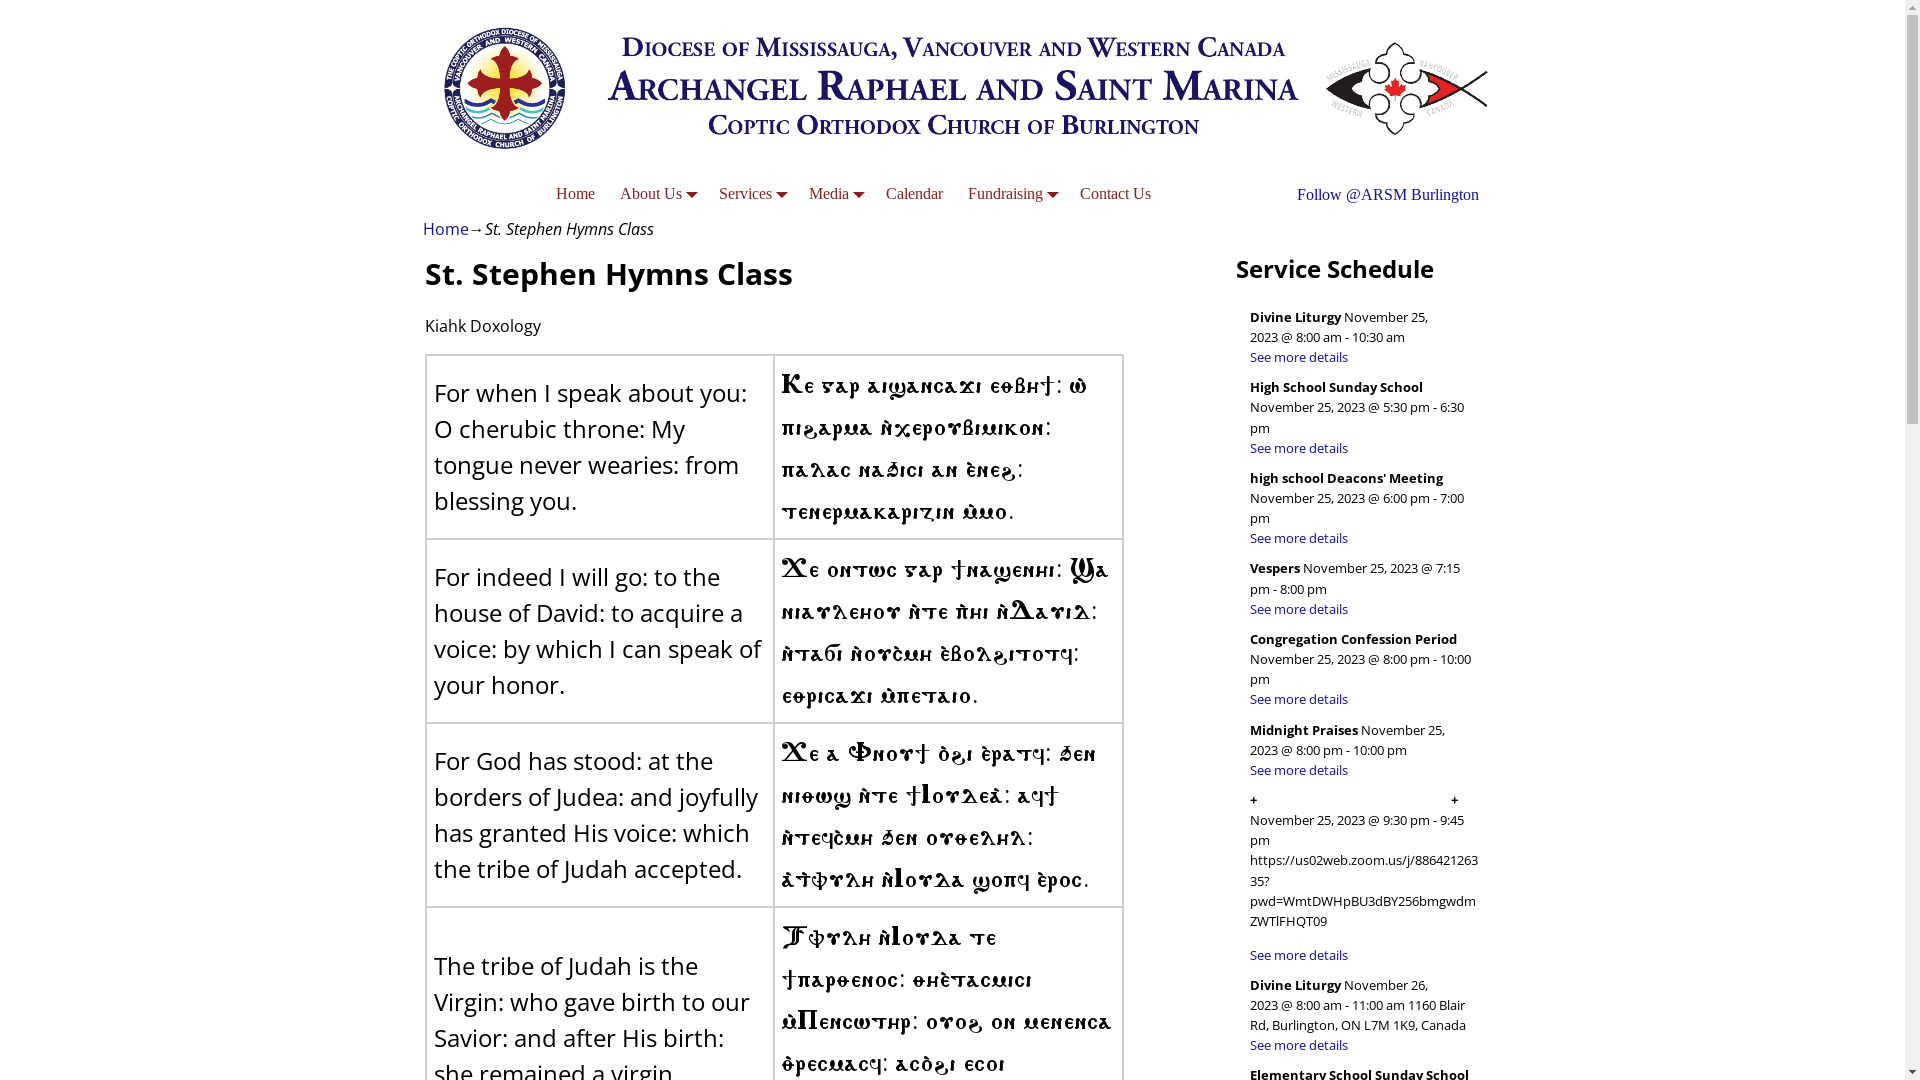 This screenshot has width=1920, height=1080. What do you see at coordinates (575, 194) in the screenshot?
I see `'Home'` at bounding box center [575, 194].